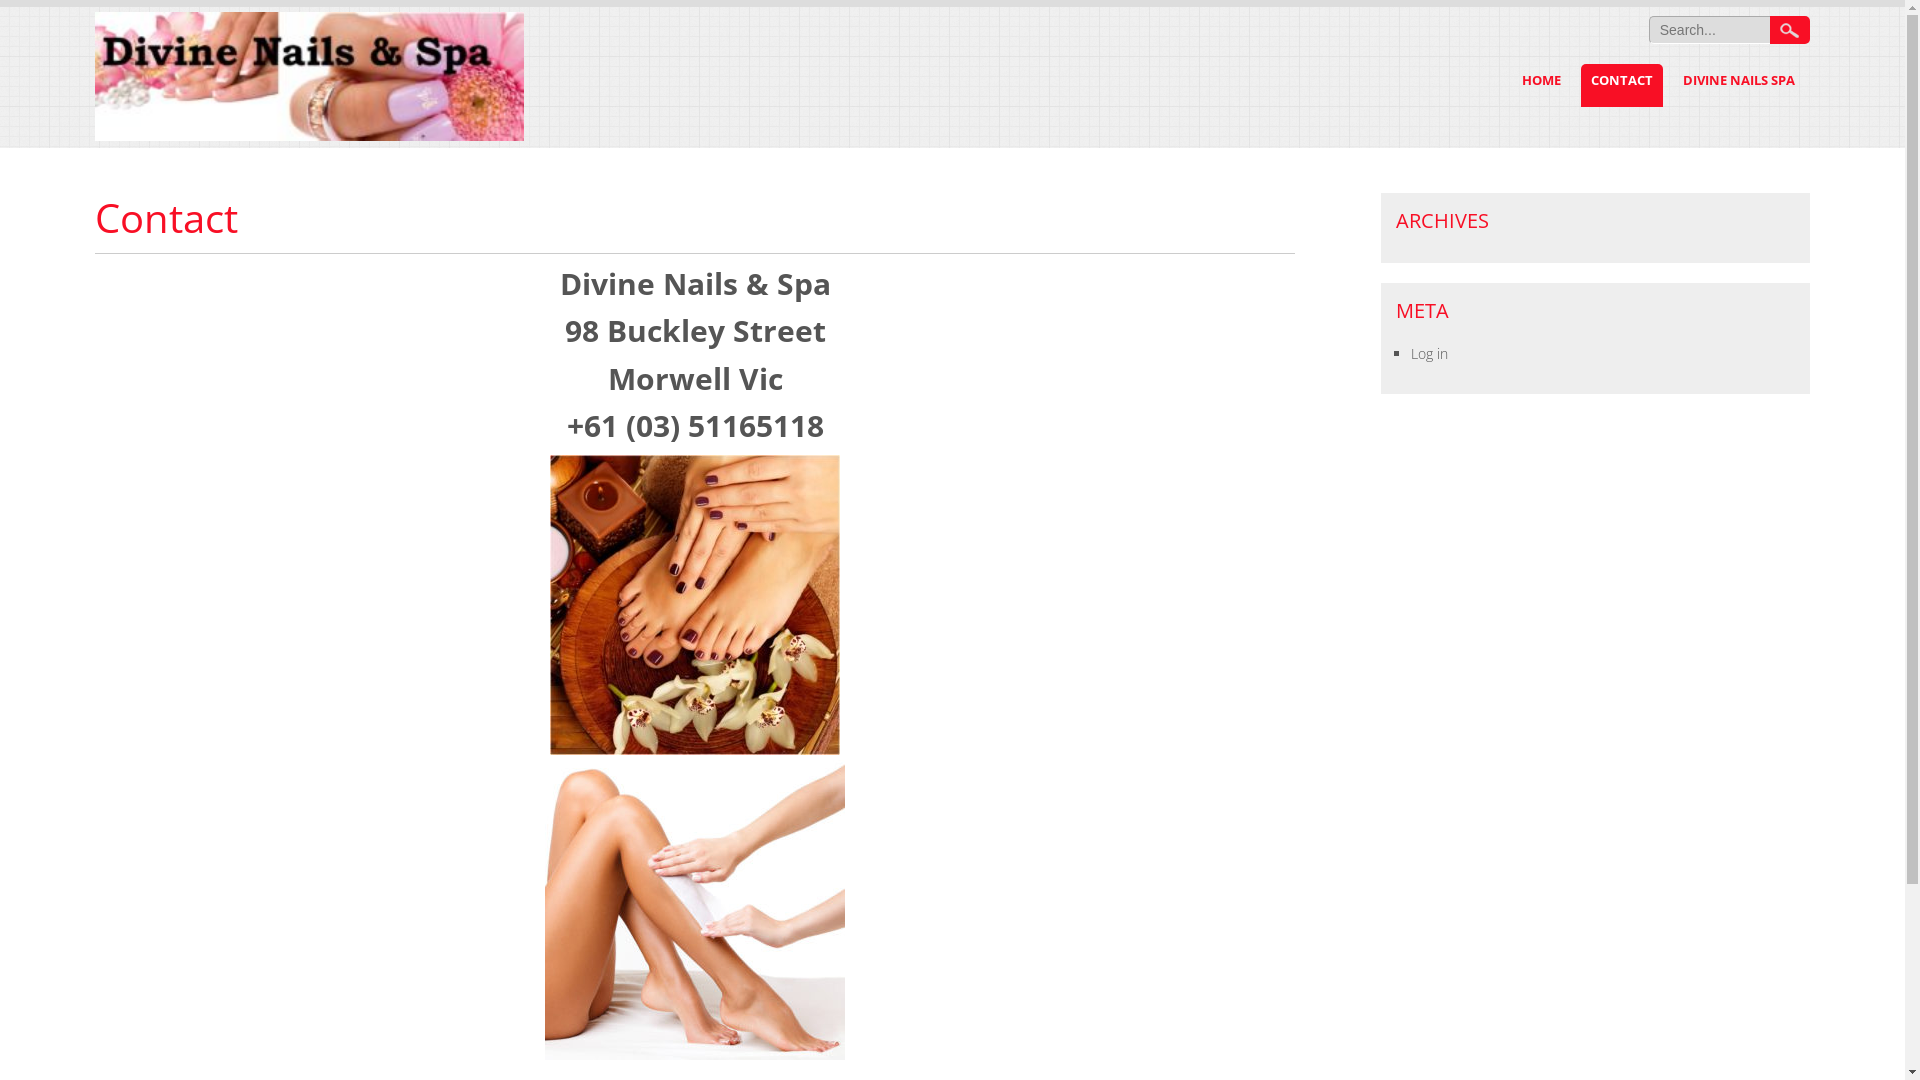 The width and height of the screenshot is (1920, 1080). What do you see at coordinates (1790, 30) in the screenshot?
I see `'Search'` at bounding box center [1790, 30].